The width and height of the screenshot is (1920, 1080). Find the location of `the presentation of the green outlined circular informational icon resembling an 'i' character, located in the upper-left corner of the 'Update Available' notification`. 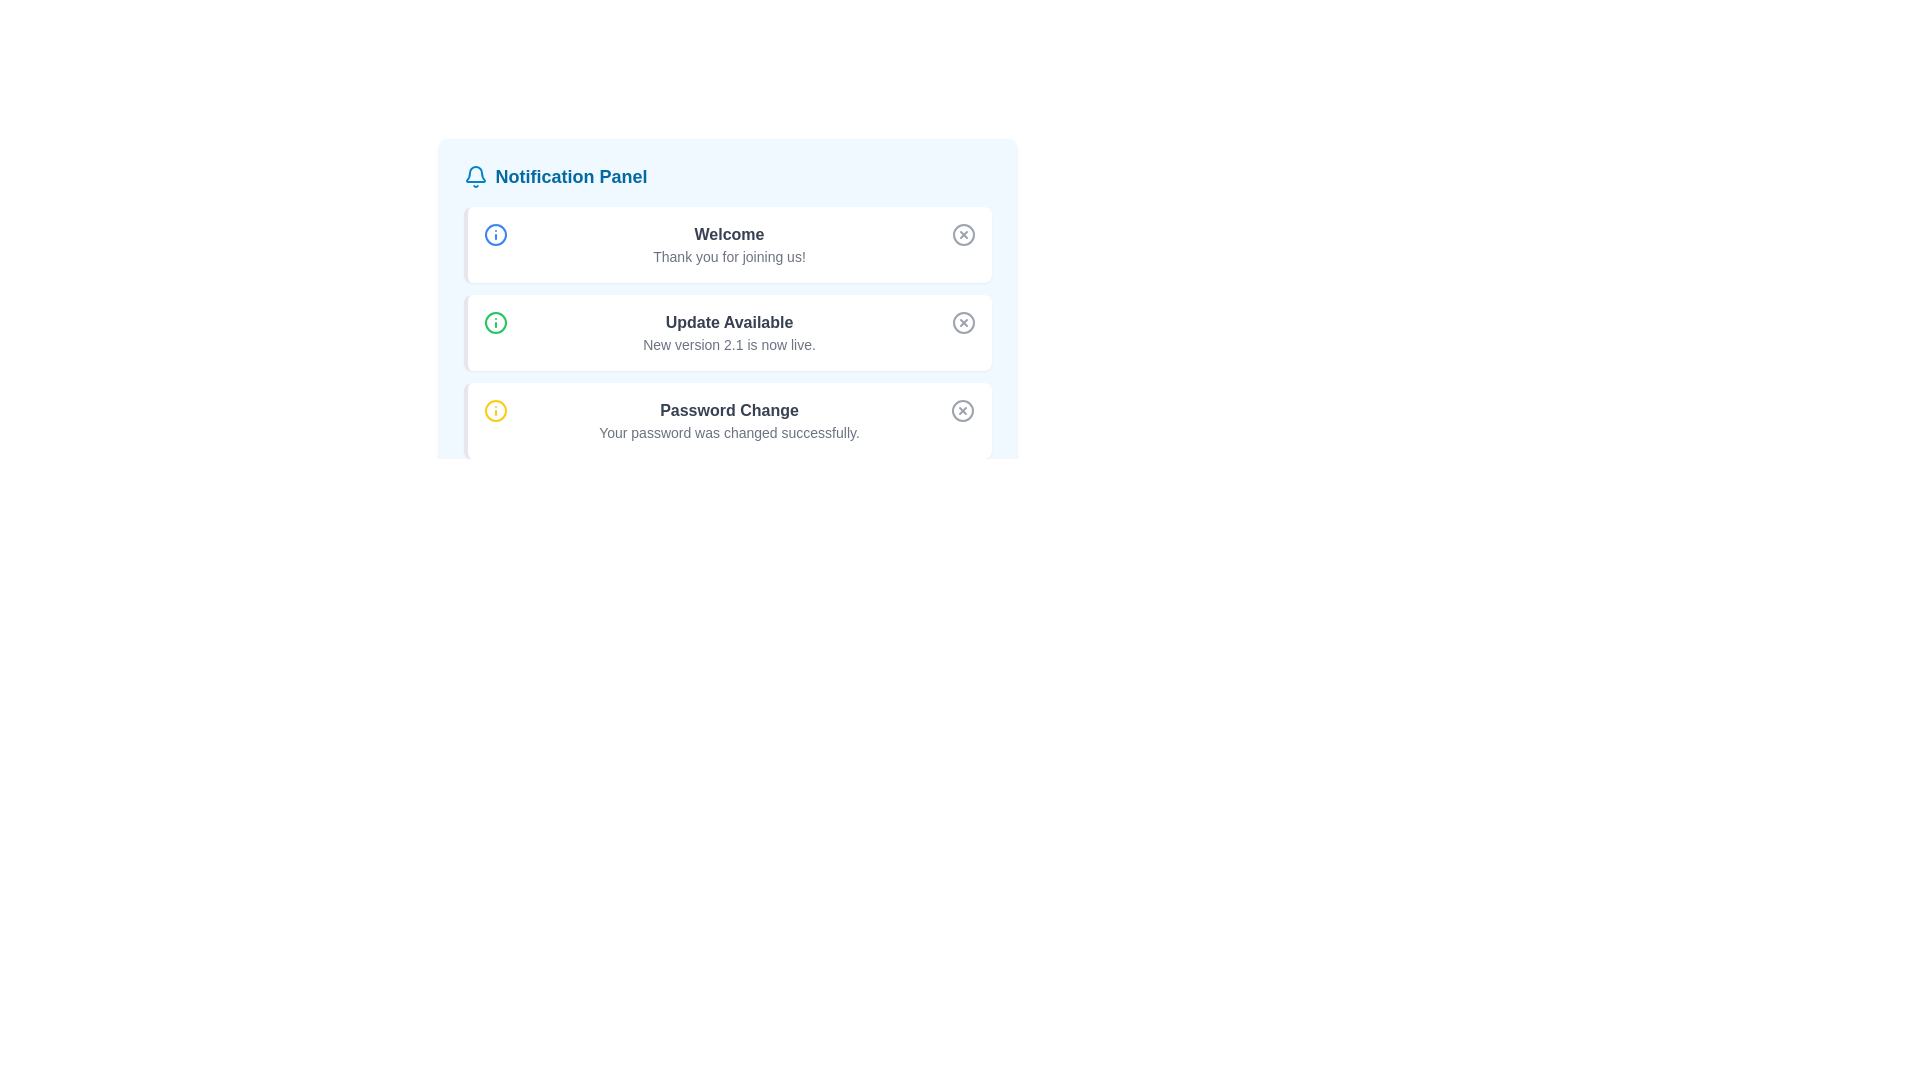

the presentation of the green outlined circular informational icon resembling an 'i' character, located in the upper-left corner of the 'Update Available' notification is located at coordinates (495, 322).